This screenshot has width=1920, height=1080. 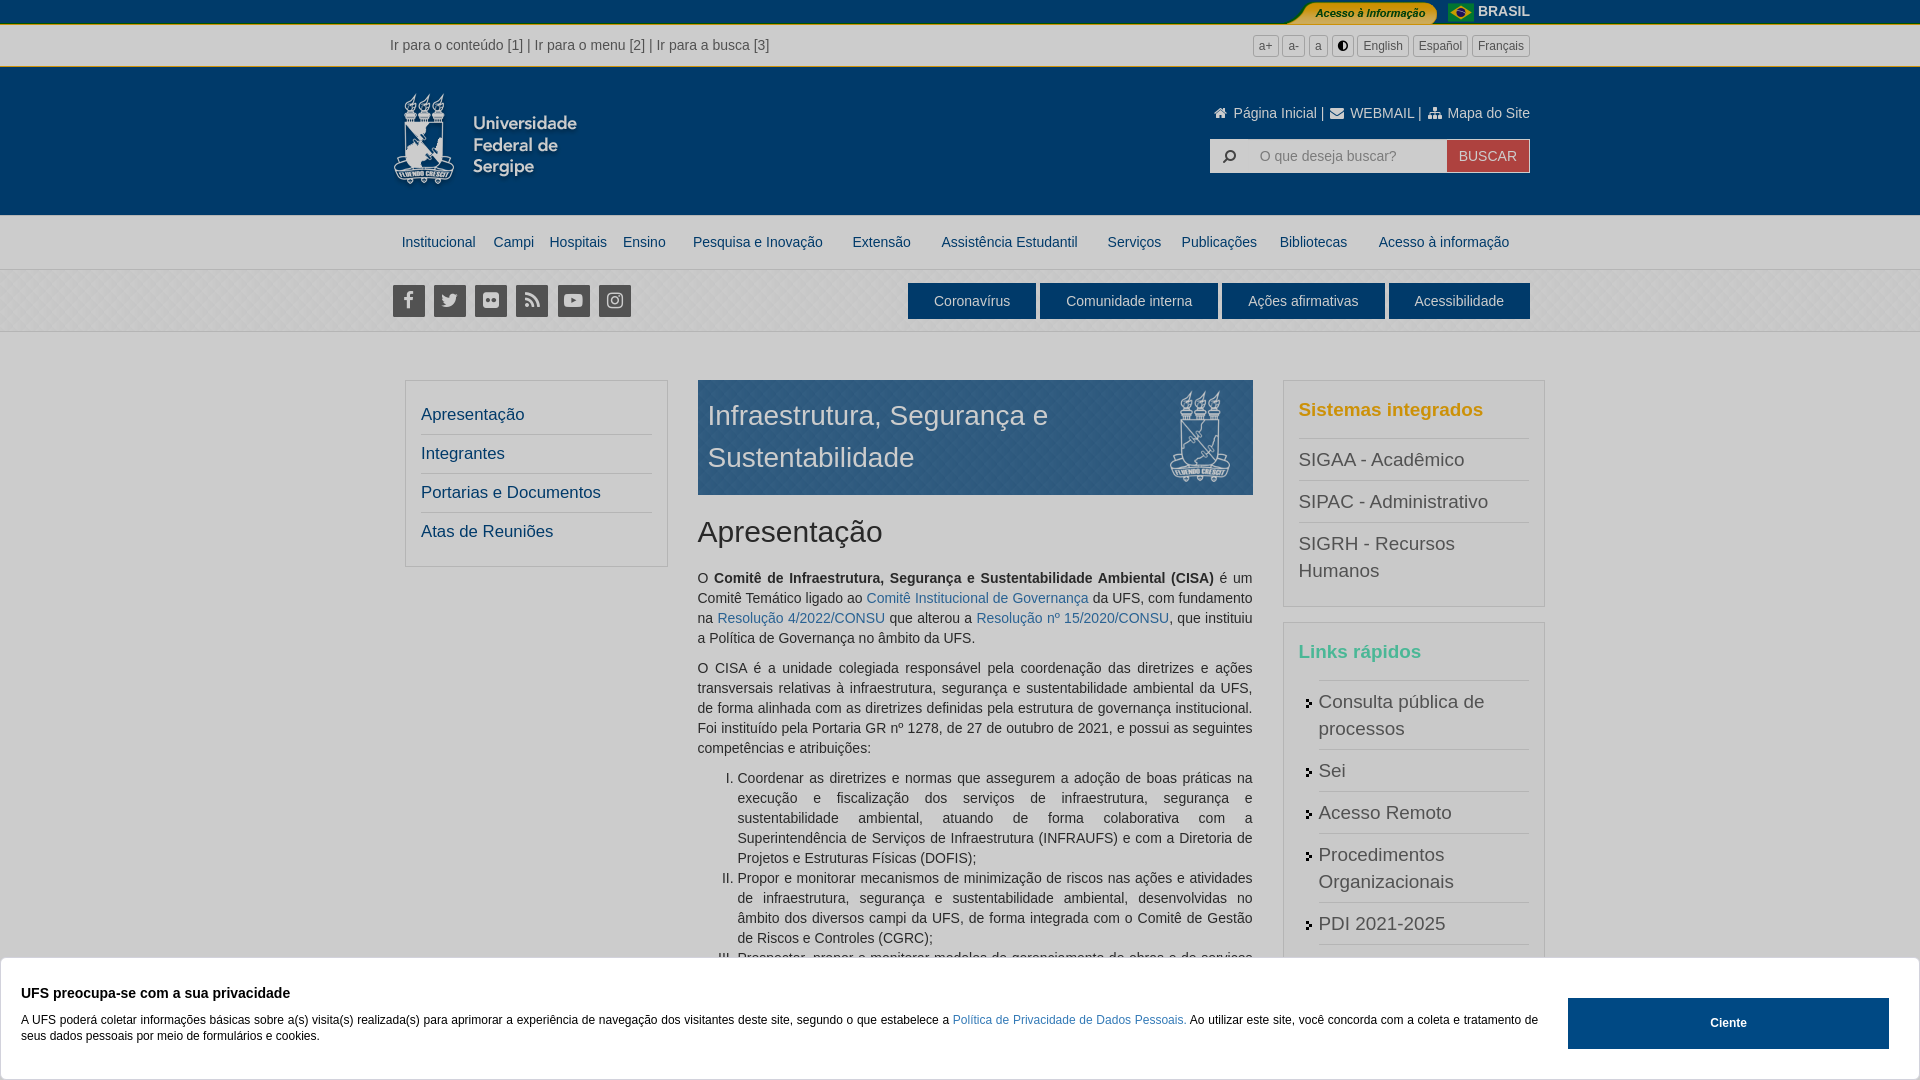 I want to click on 'Procedimentos Organizacionais', so click(x=1384, y=866).